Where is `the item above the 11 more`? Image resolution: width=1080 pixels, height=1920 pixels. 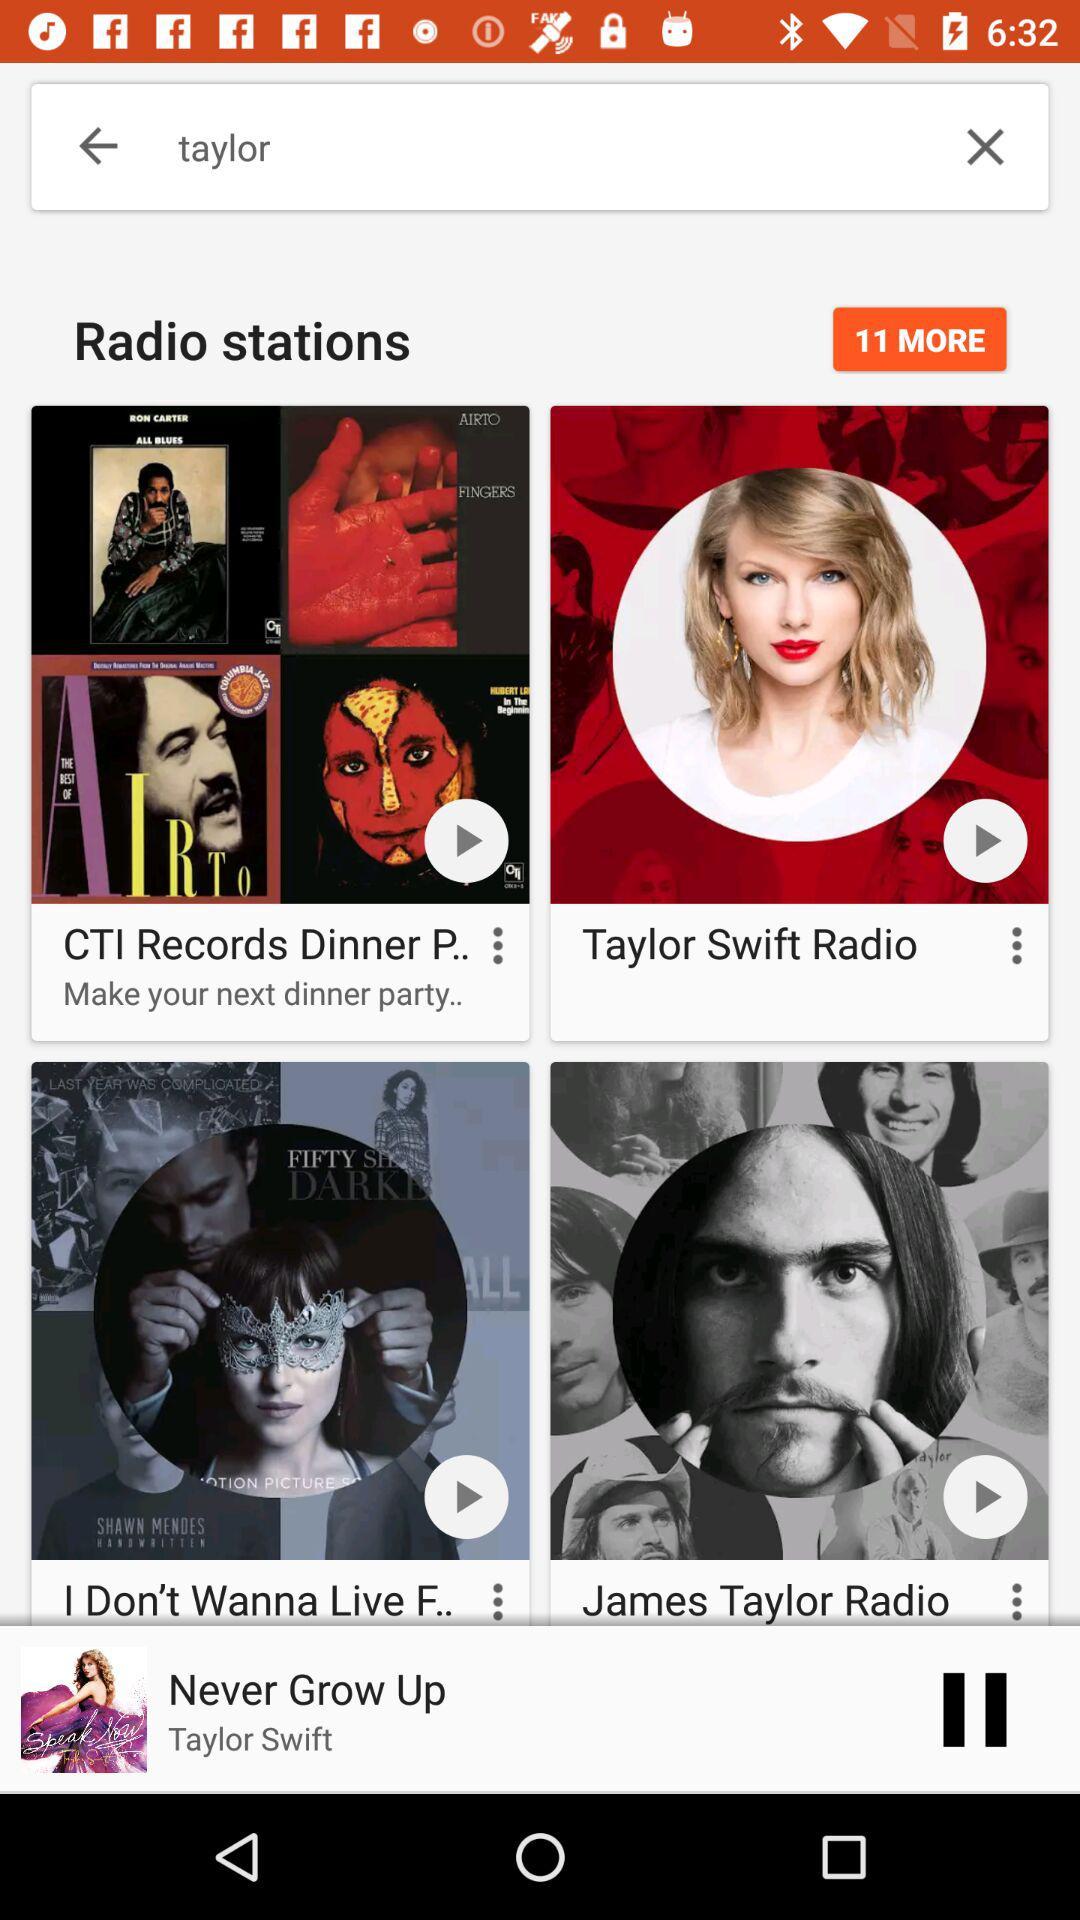
the item above the 11 more is located at coordinates (984, 146).